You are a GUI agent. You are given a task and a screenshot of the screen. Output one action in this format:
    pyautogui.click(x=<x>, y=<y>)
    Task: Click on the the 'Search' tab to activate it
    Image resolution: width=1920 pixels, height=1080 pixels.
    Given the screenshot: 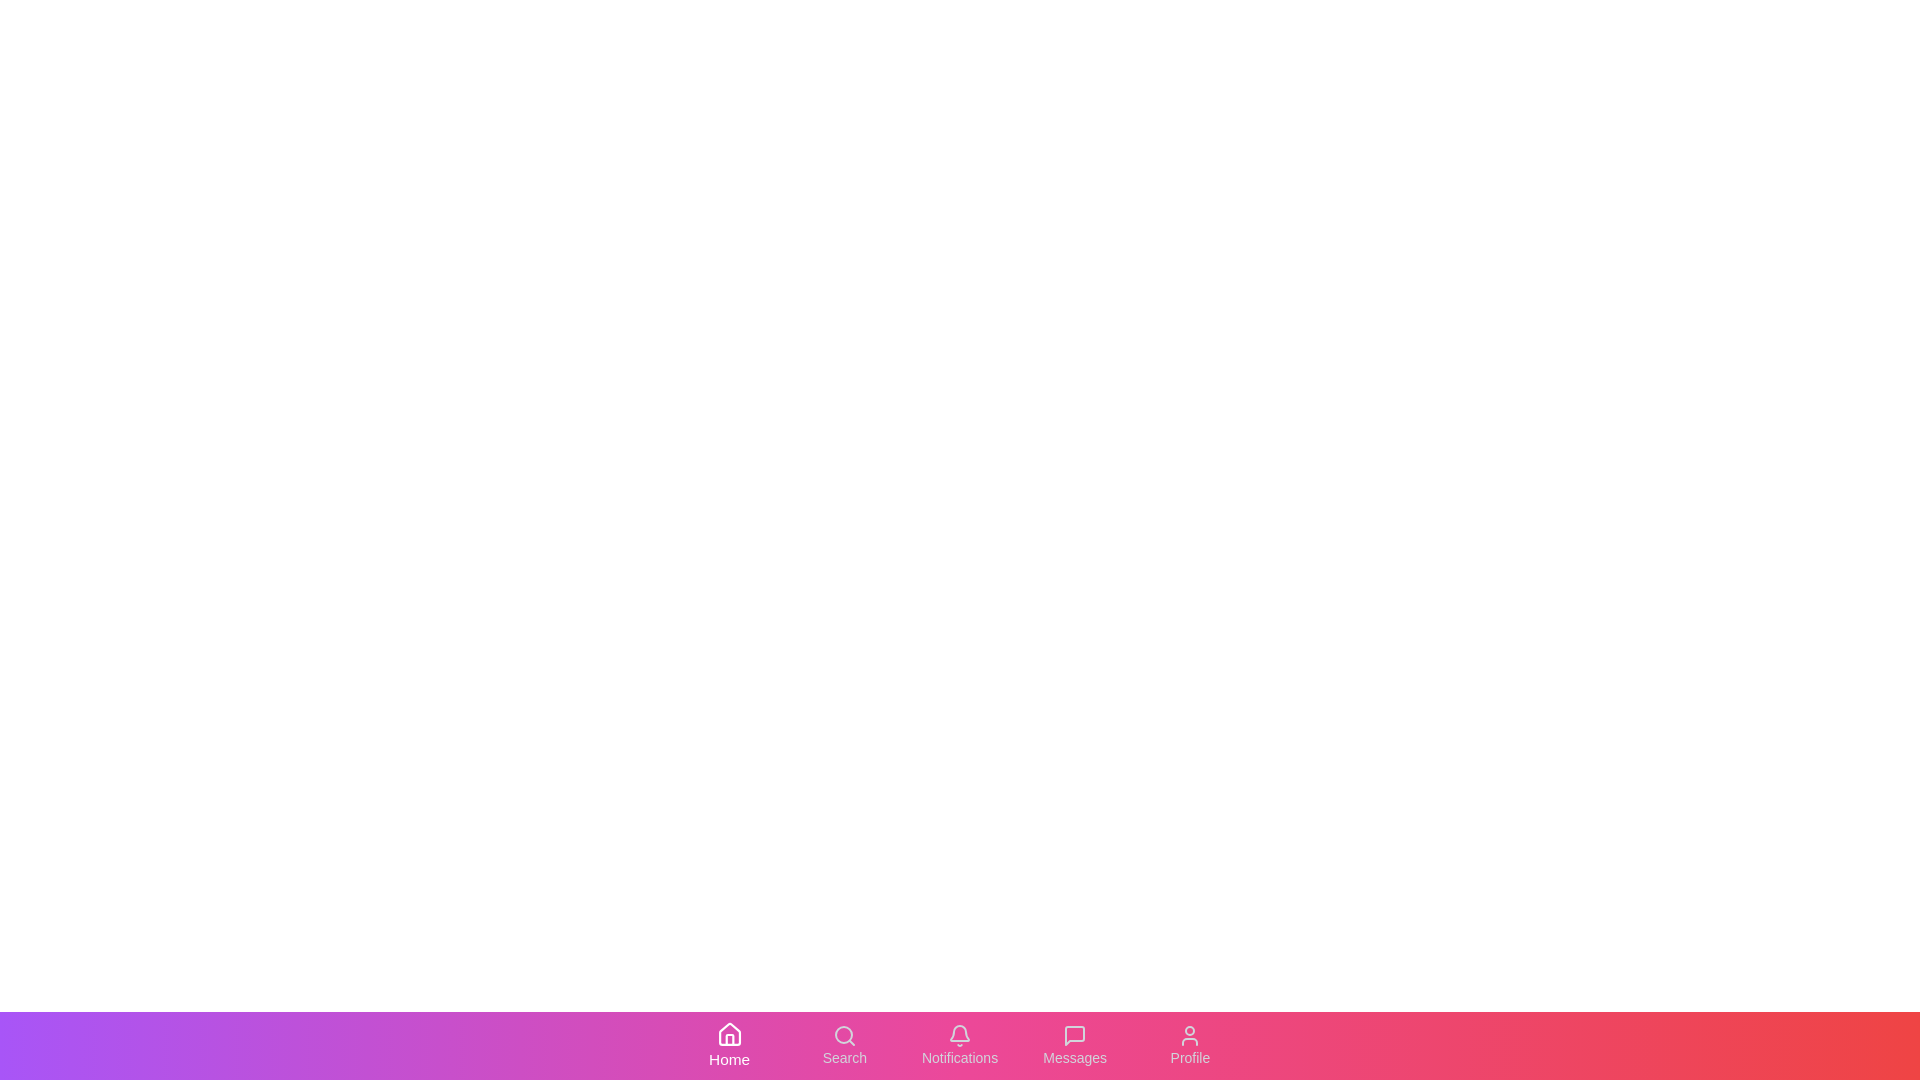 What is the action you would take?
    pyautogui.click(x=844, y=1044)
    